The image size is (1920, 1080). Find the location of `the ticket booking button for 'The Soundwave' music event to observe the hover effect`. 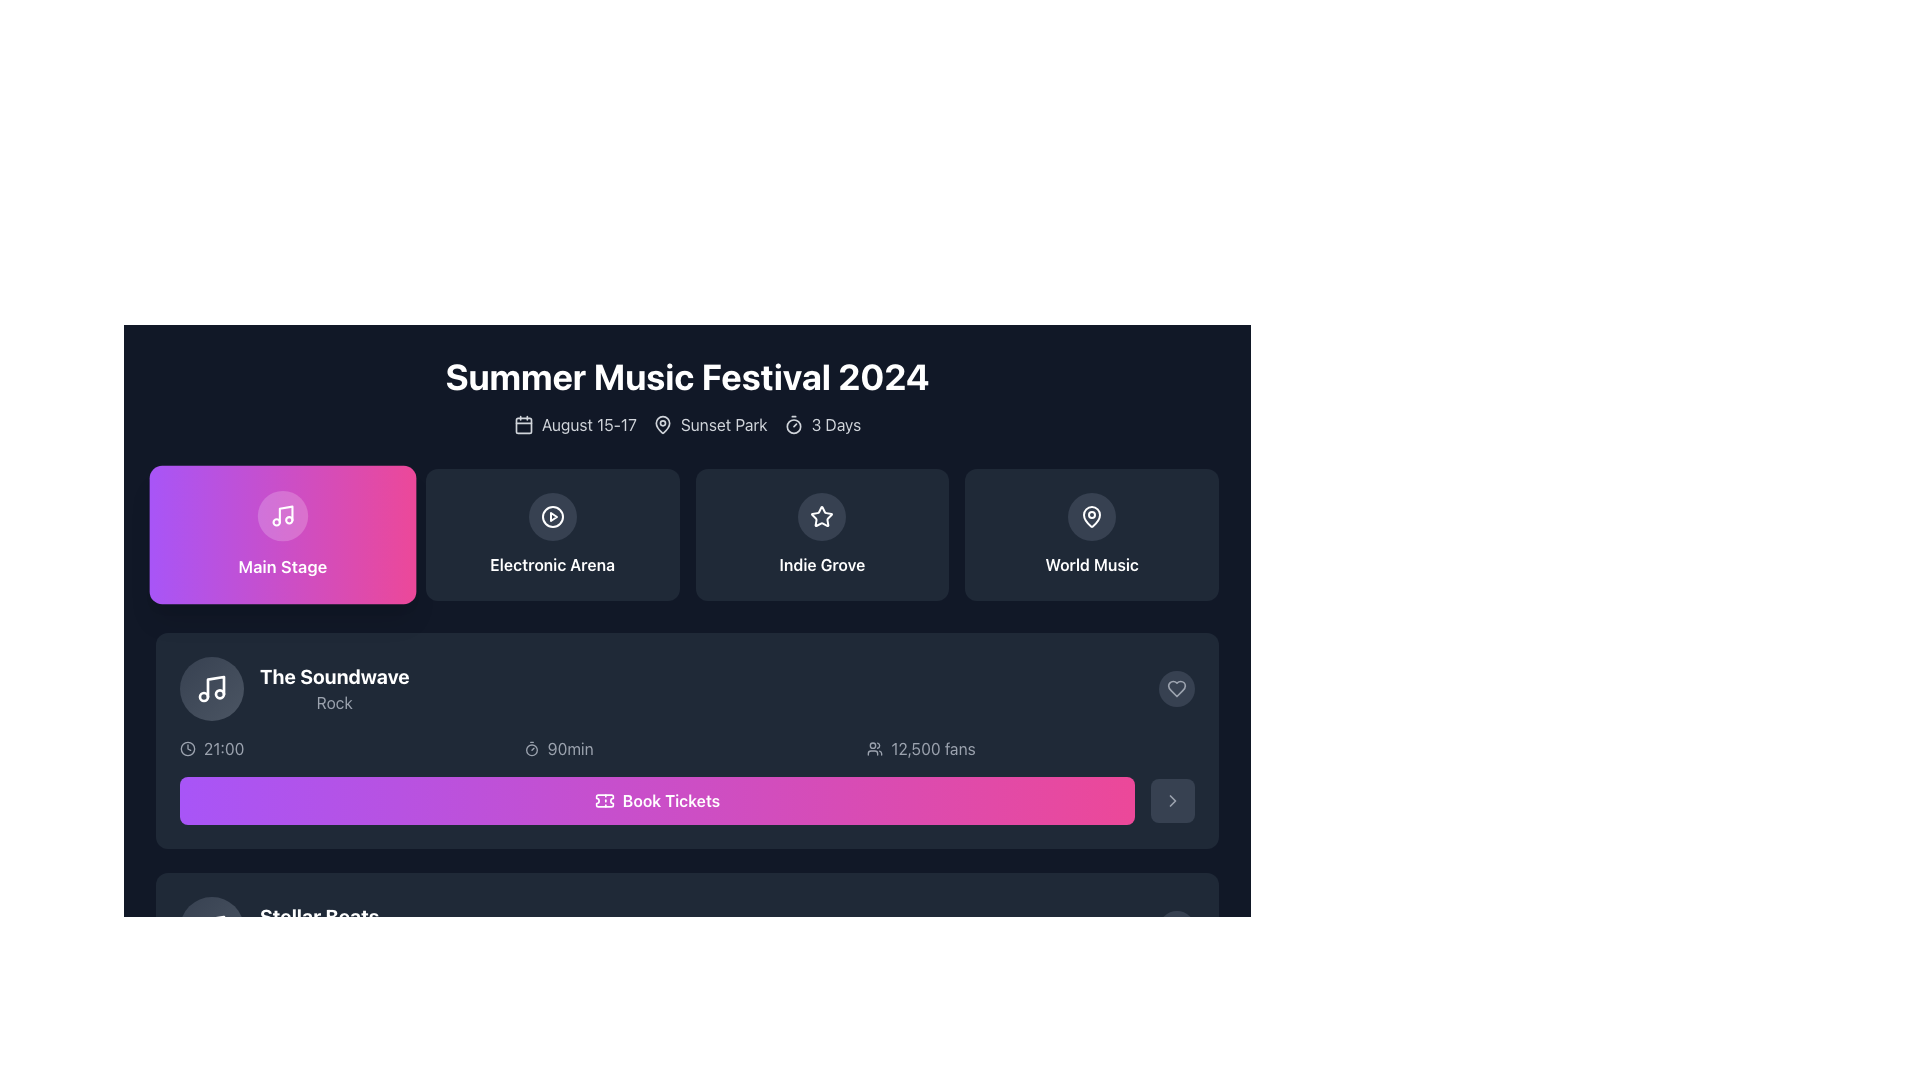

the ticket booking button for 'The Soundwave' music event to observe the hover effect is located at coordinates (657, 1040).